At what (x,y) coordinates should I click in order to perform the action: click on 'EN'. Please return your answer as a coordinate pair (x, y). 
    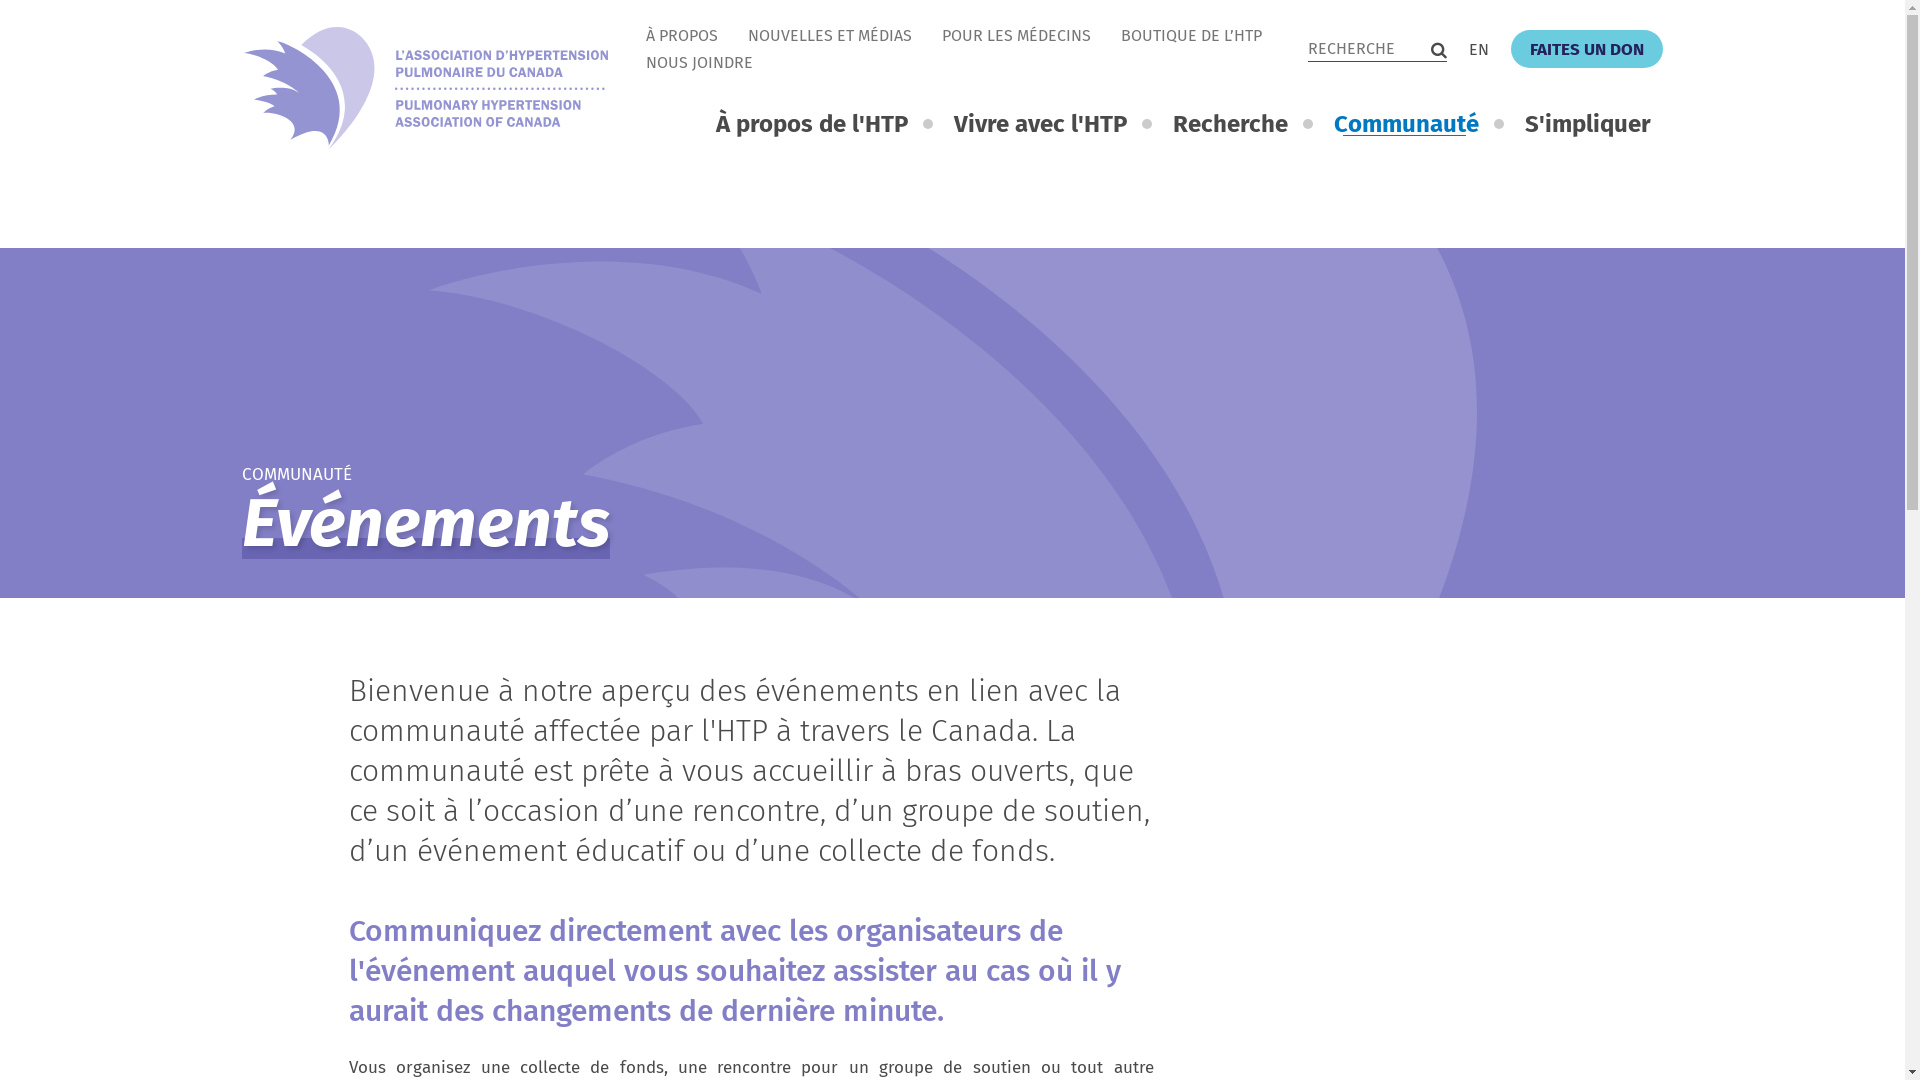
    Looking at the image, I should click on (1489, 48).